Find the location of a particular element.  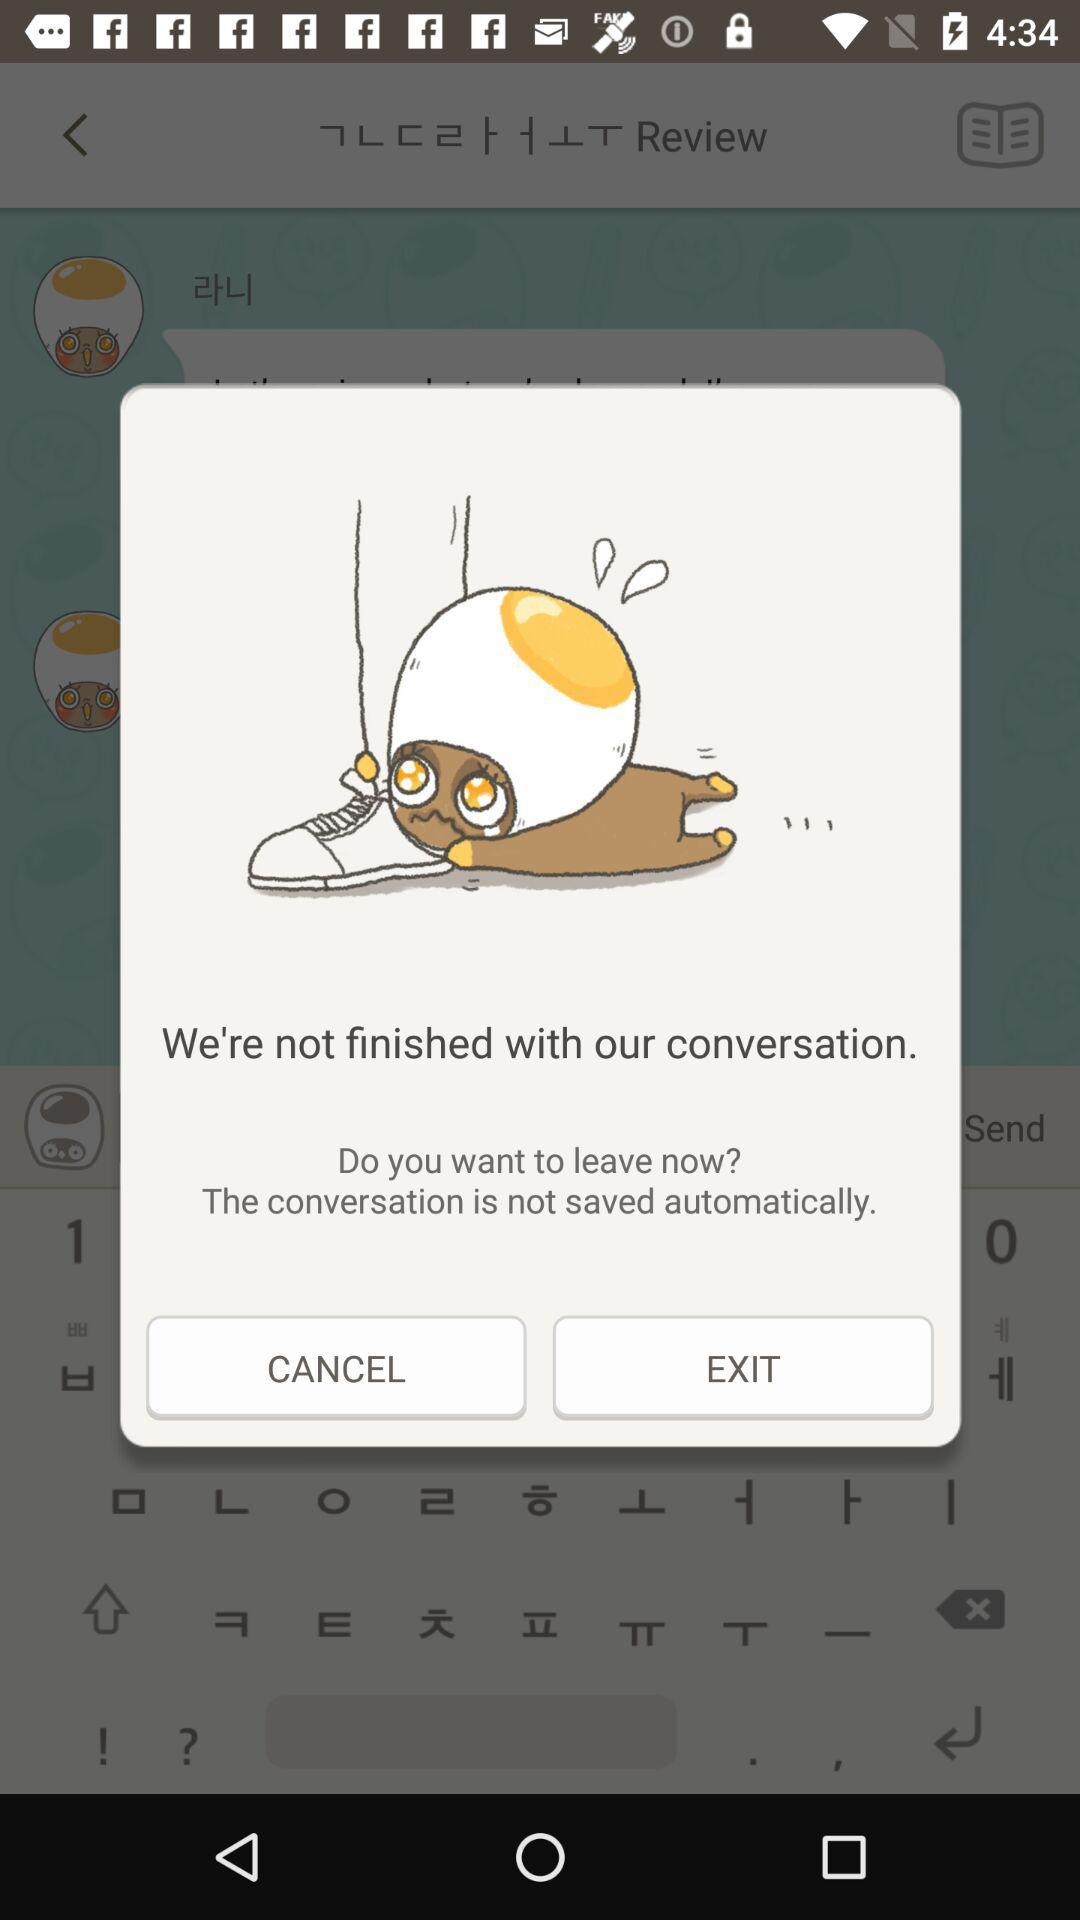

the exit item is located at coordinates (743, 1367).